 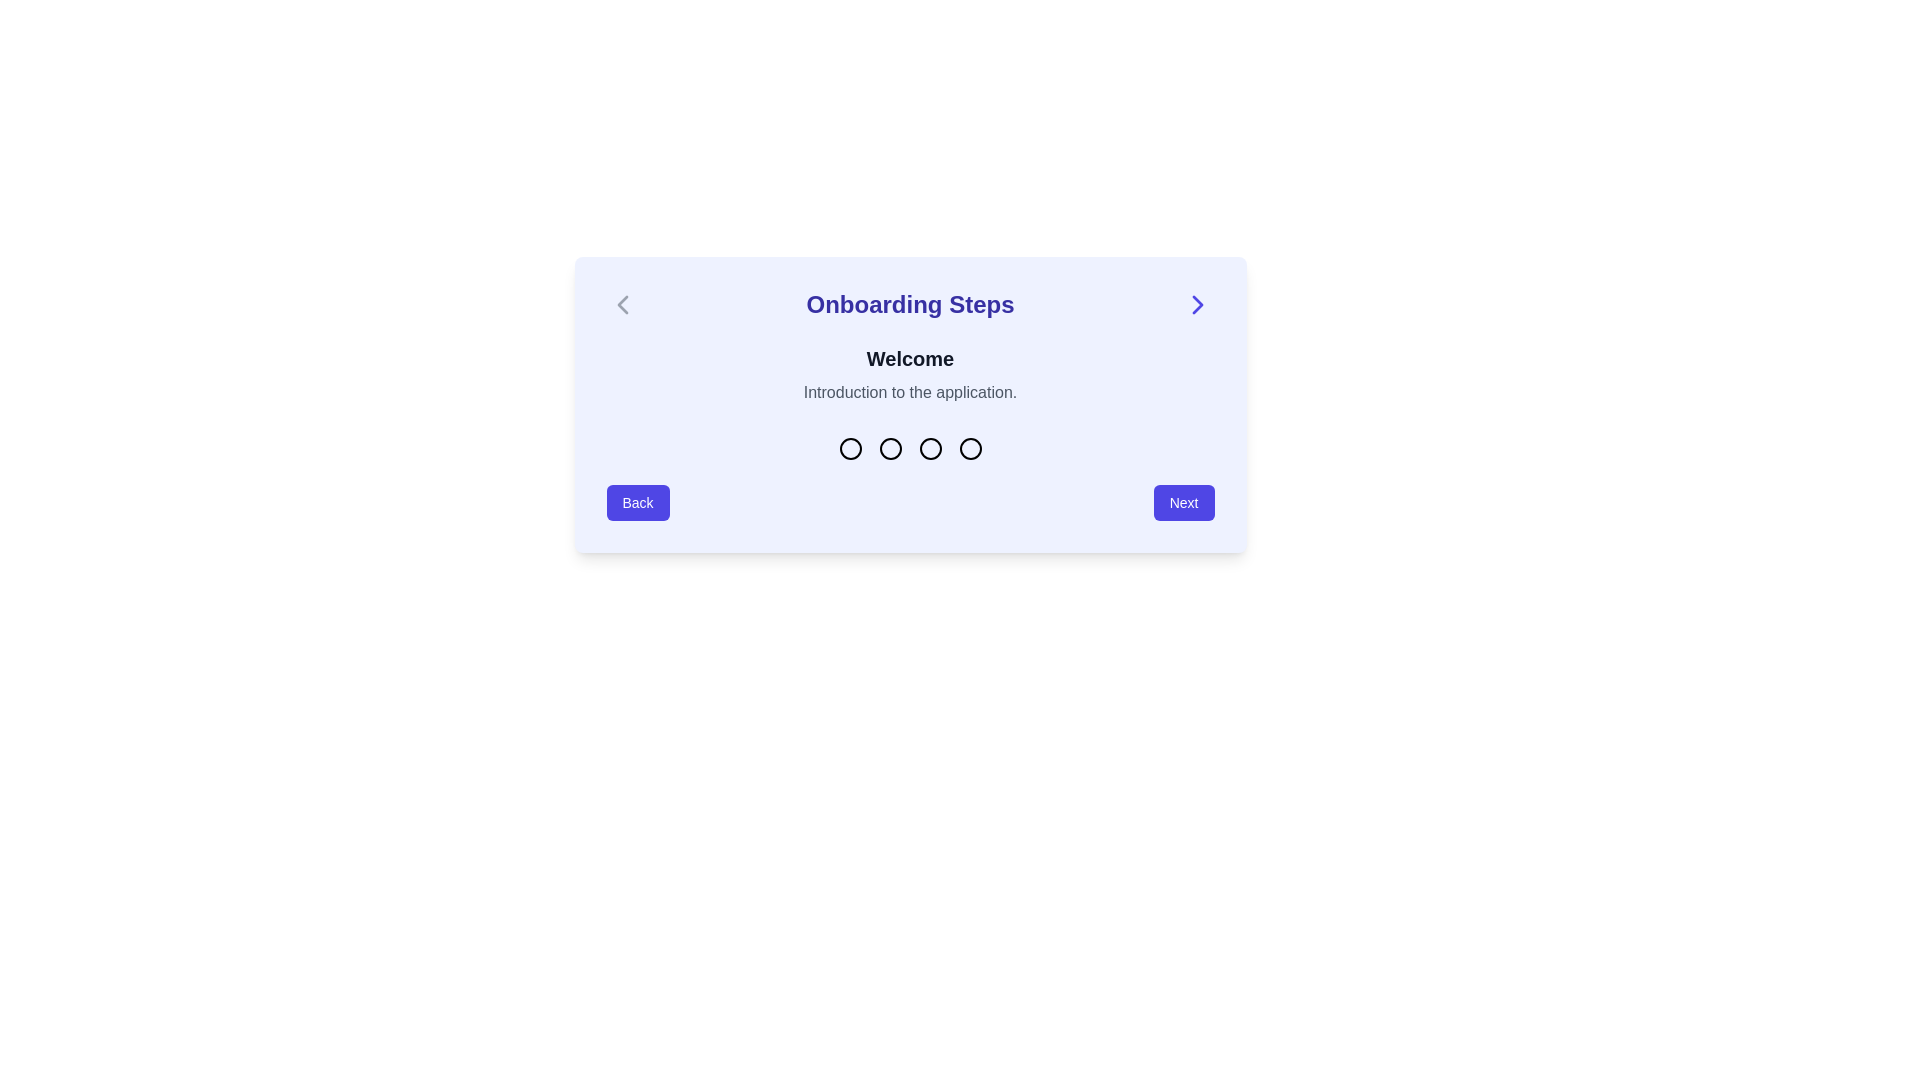 What do you see at coordinates (909, 393) in the screenshot?
I see `the text element that reads 'Introduction to the application.' which is styled in gray and located directly beneath the 'Welcome' heading` at bounding box center [909, 393].